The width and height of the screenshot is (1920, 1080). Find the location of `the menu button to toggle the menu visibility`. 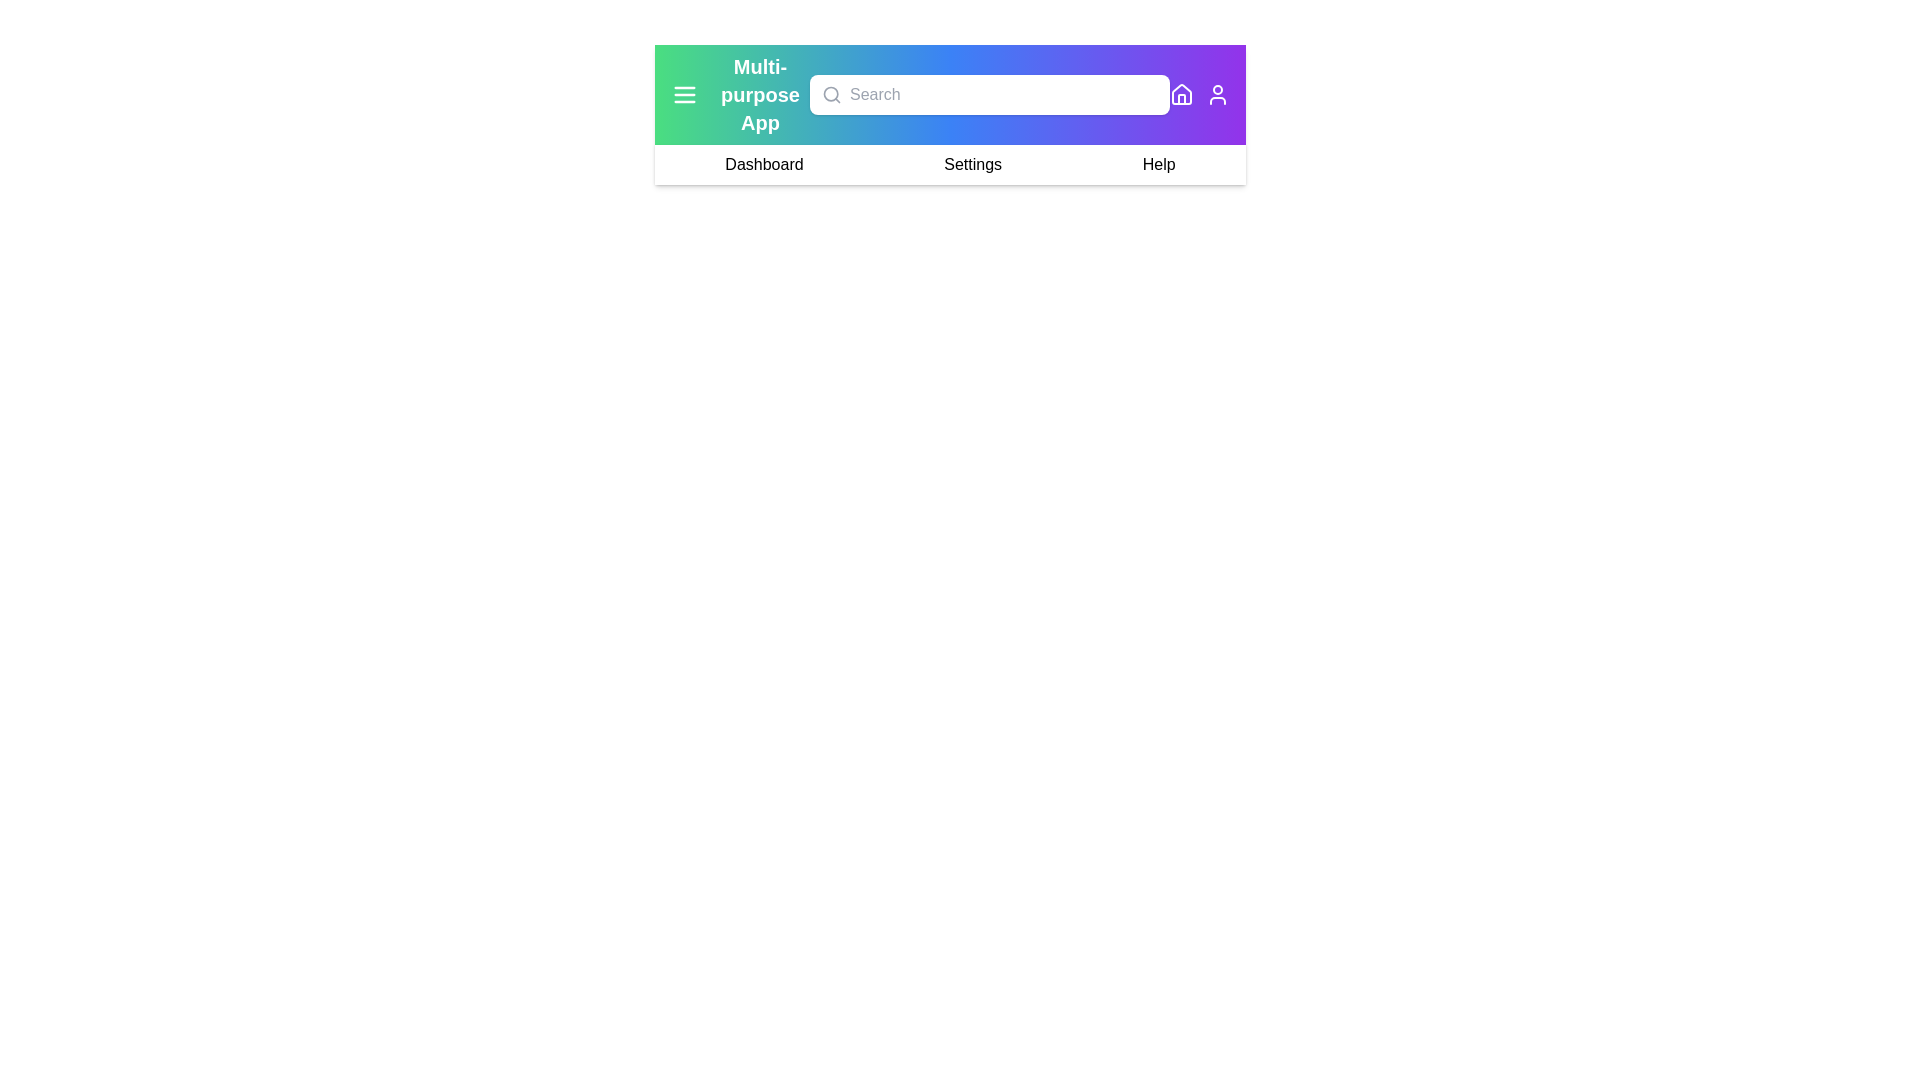

the menu button to toggle the menu visibility is located at coordinates (685, 95).